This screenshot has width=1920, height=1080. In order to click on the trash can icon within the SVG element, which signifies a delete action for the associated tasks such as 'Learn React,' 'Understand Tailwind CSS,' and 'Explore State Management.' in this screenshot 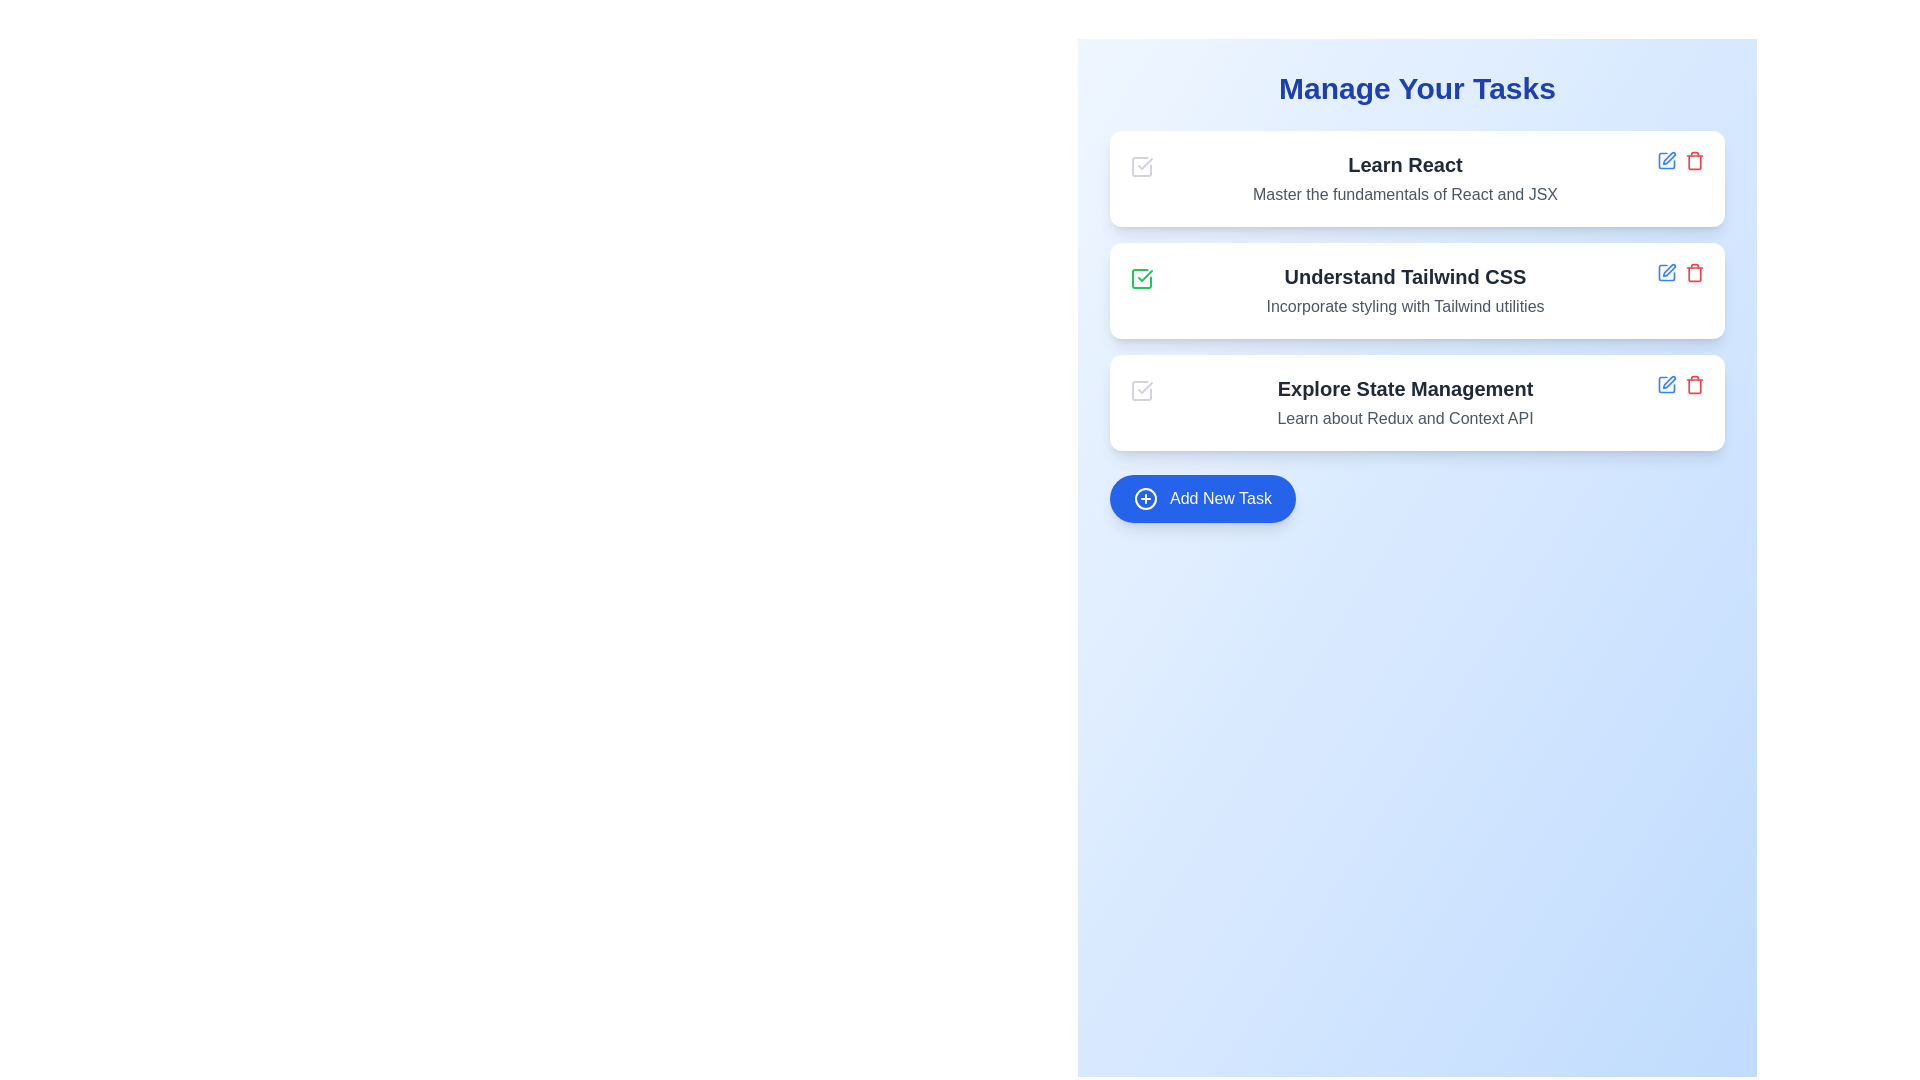, I will do `click(1693, 161)`.